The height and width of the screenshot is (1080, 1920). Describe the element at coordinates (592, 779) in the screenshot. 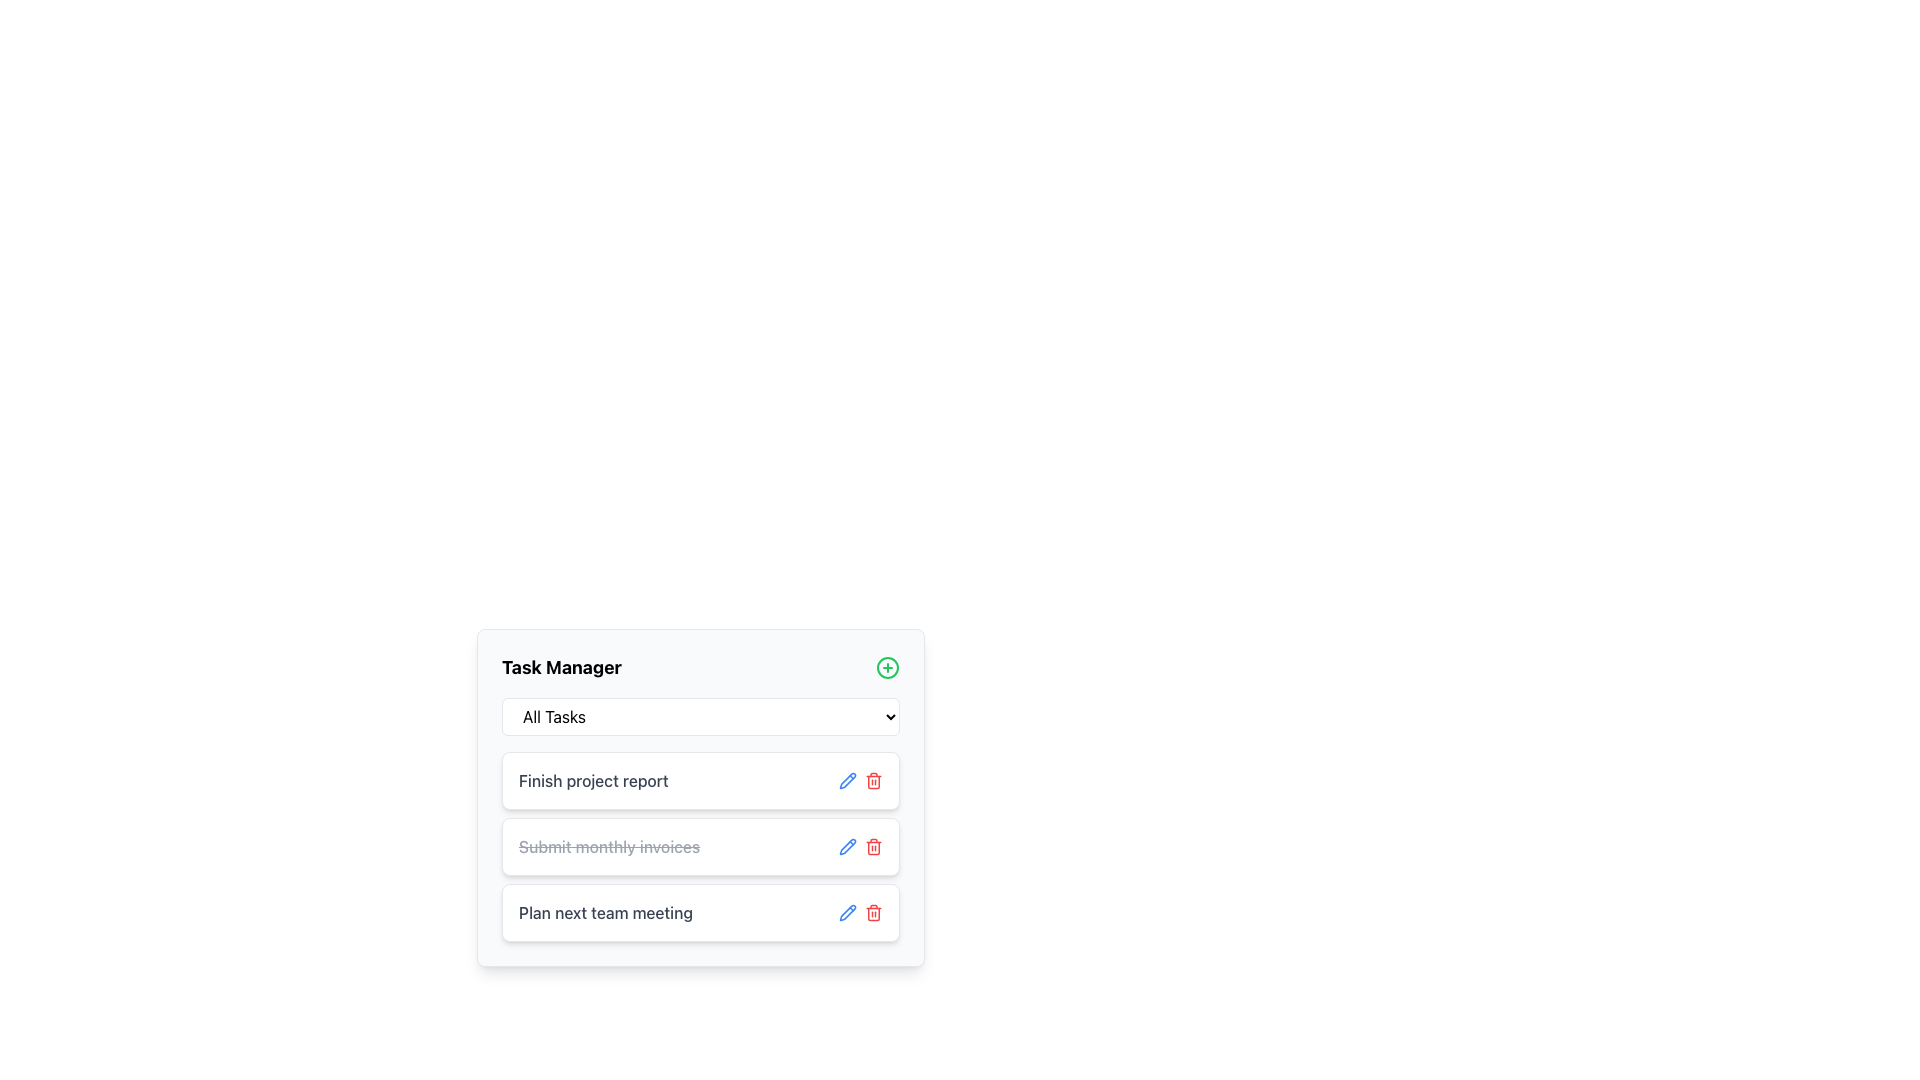

I see `the static label with the text 'Finish project report' located in the Task Manager section, which is visually distinct with medium-weight dark gray font against a white background` at that location.